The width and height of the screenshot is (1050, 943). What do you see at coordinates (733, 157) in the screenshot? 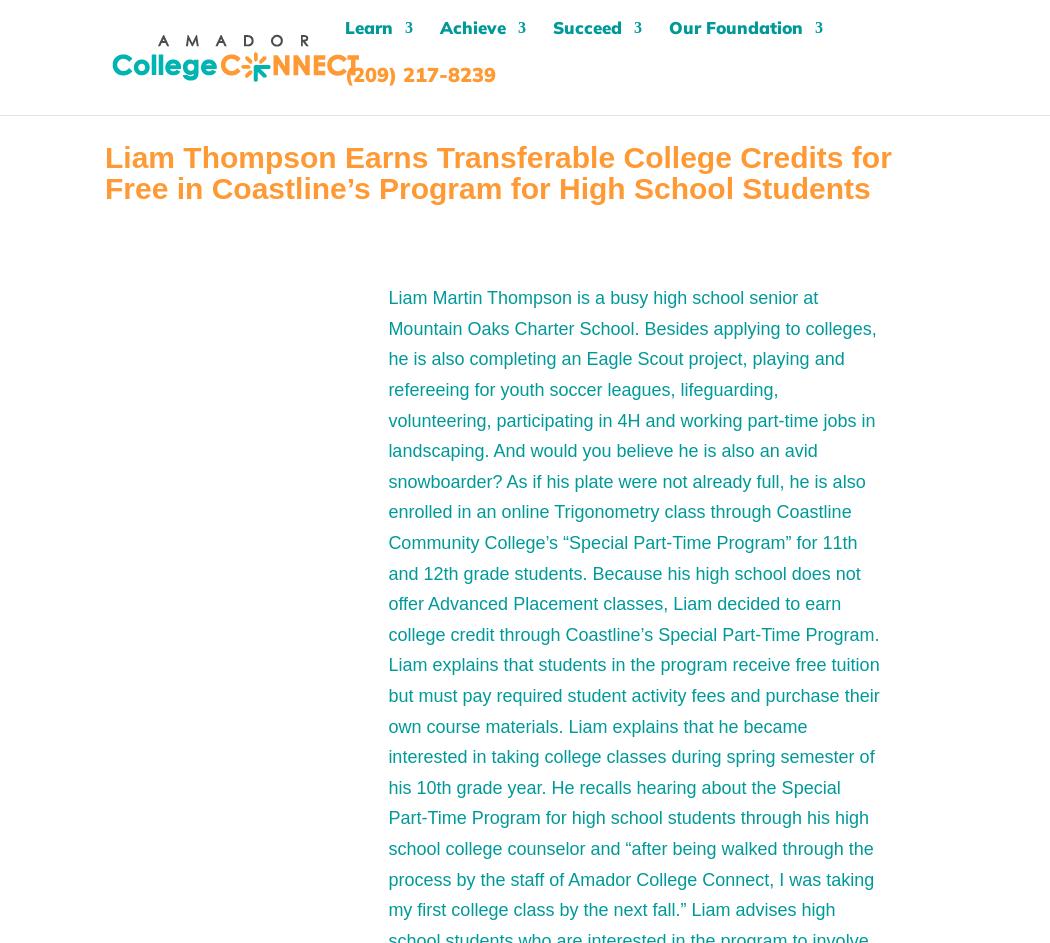
I see `'About Us'` at bounding box center [733, 157].